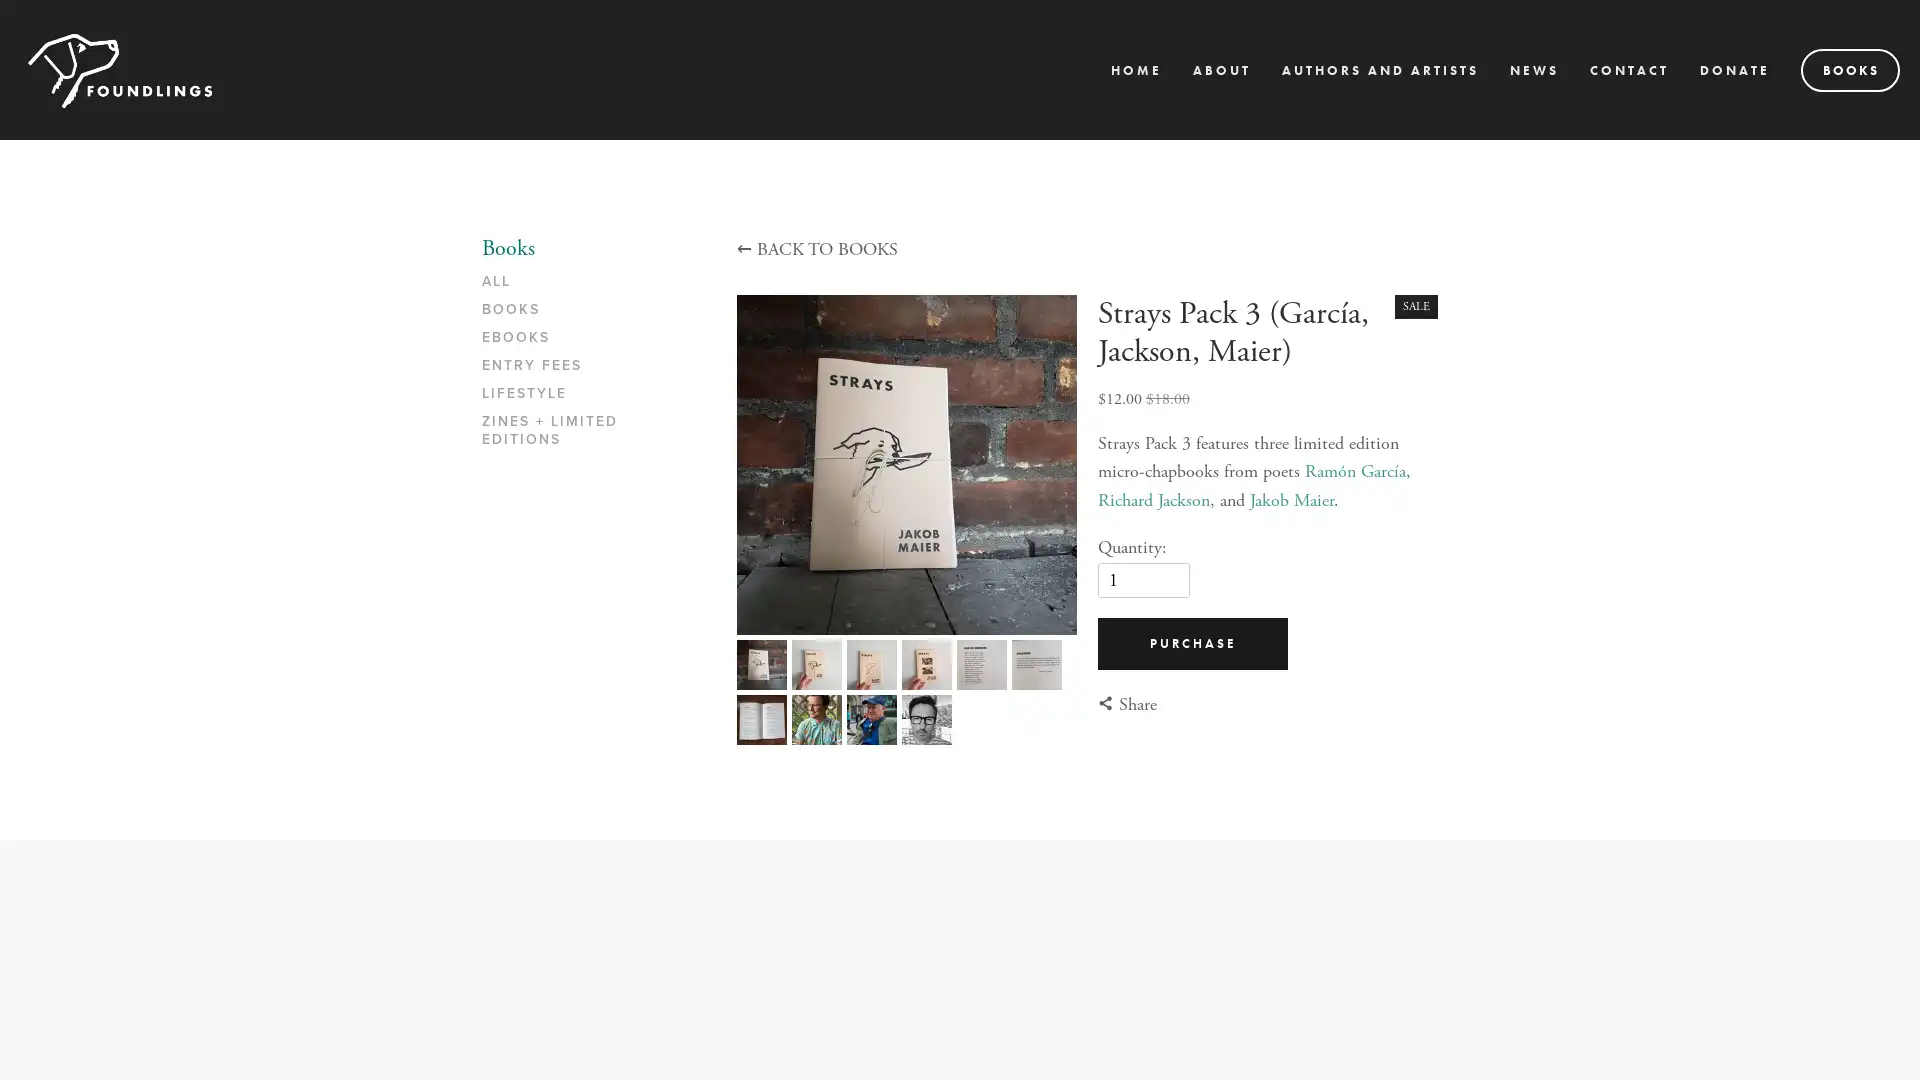  I want to click on PURCHASE, so click(1193, 643).